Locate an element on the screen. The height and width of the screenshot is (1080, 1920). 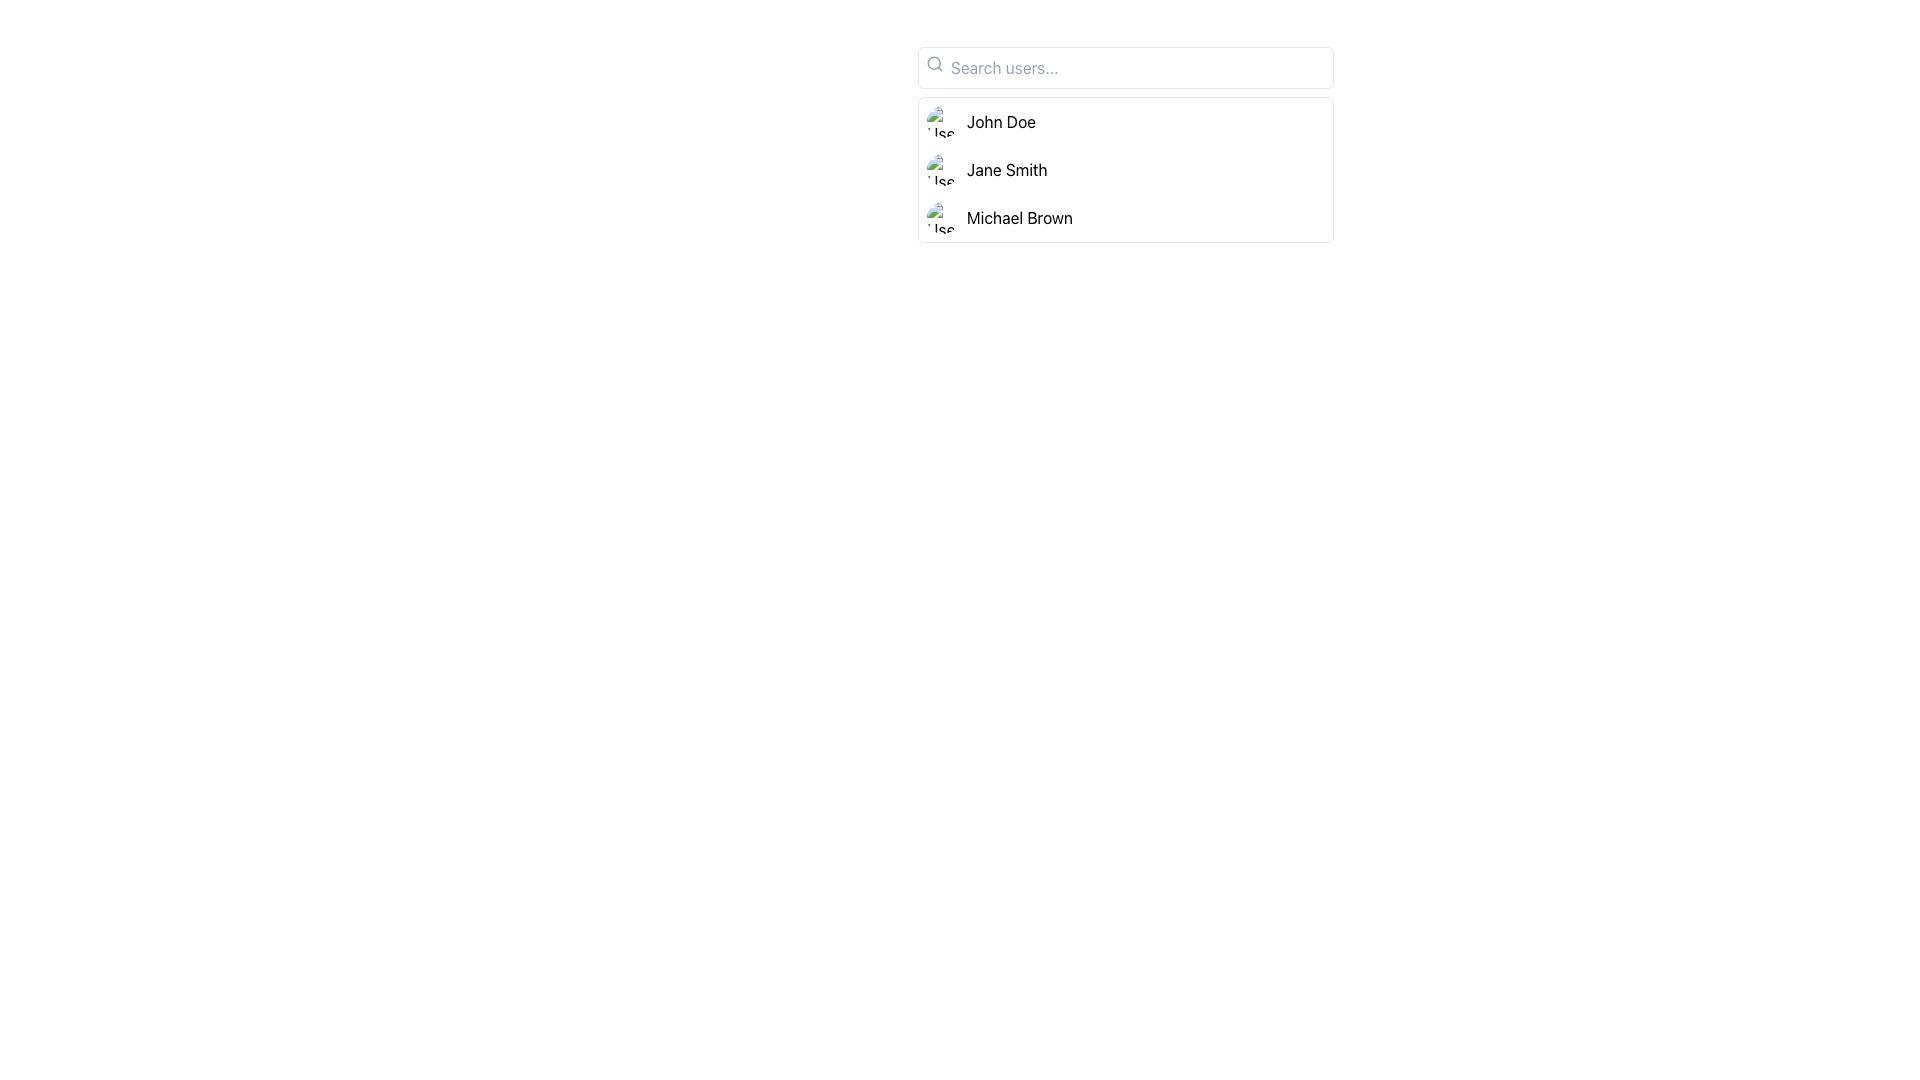
the small circular profile image of 'Jane Smith' is located at coordinates (941, 168).